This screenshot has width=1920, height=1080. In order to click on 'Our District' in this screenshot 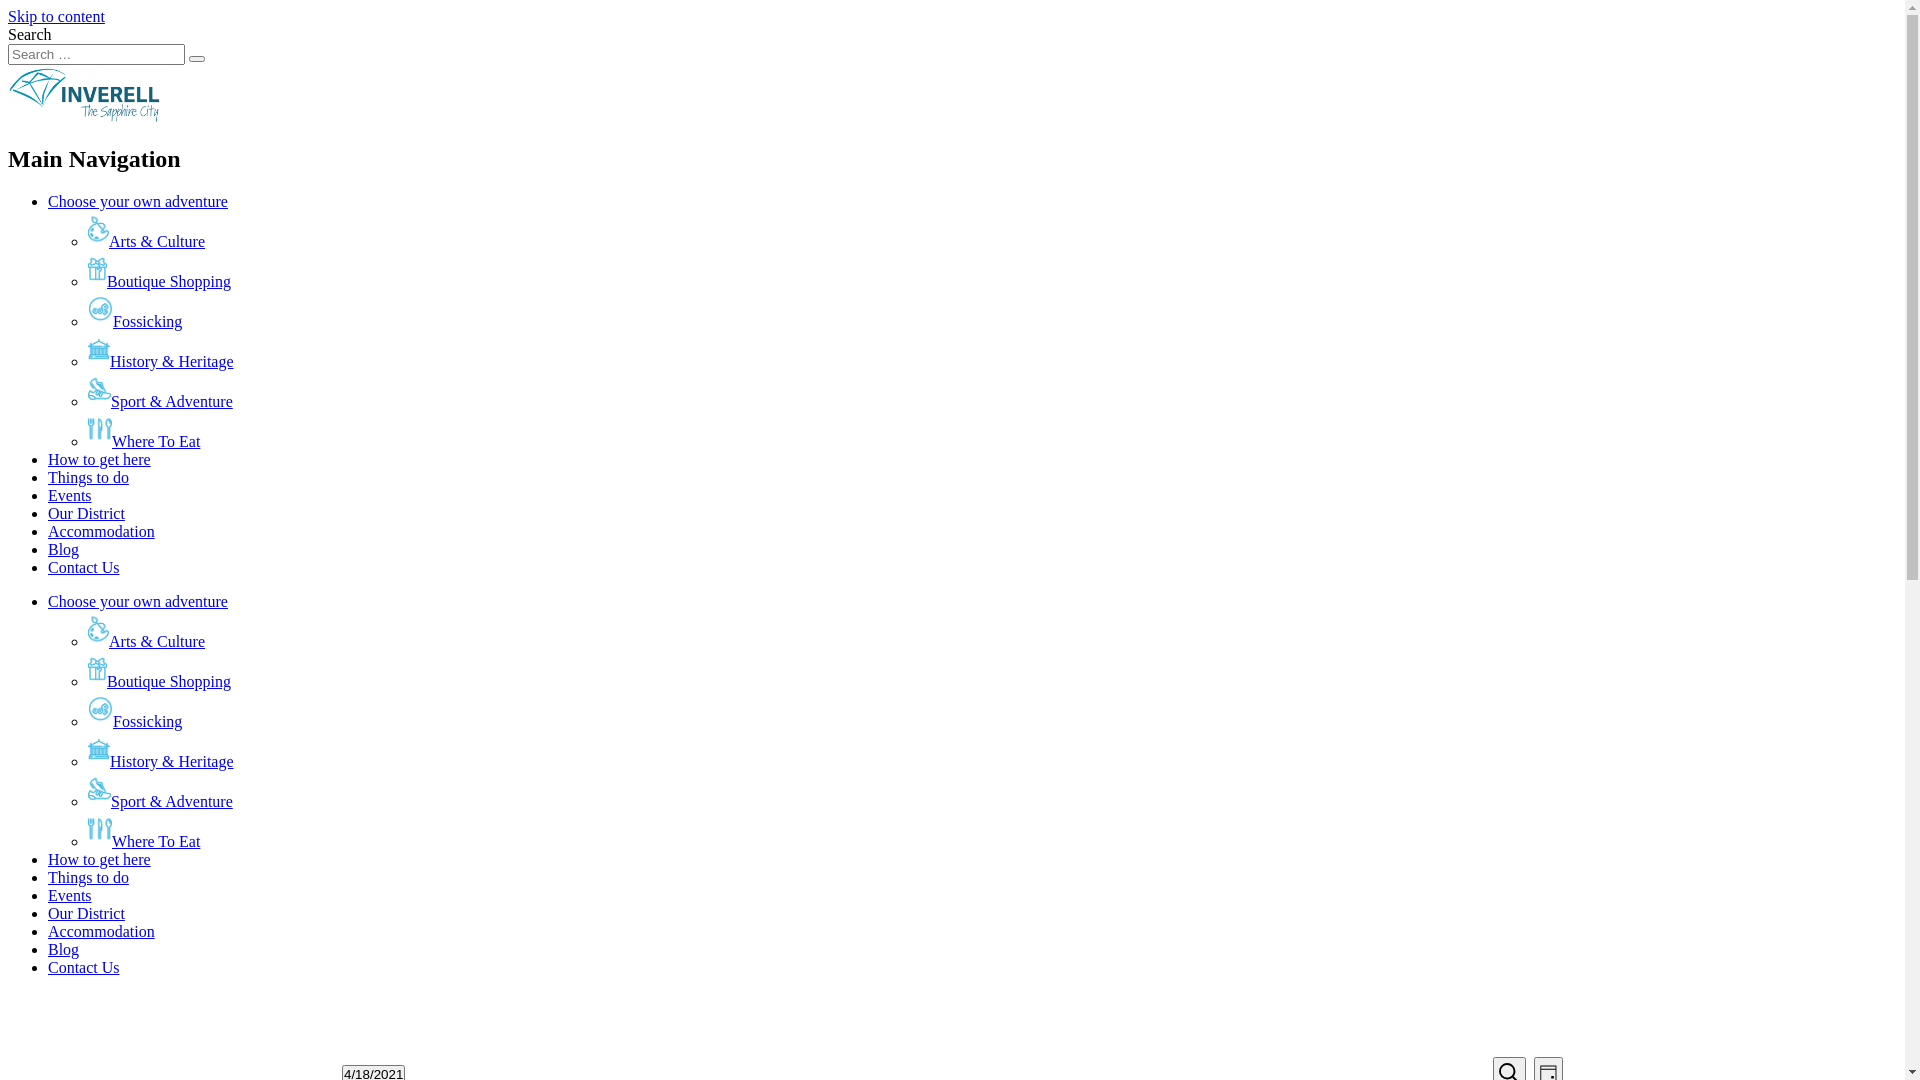, I will do `click(85, 512)`.